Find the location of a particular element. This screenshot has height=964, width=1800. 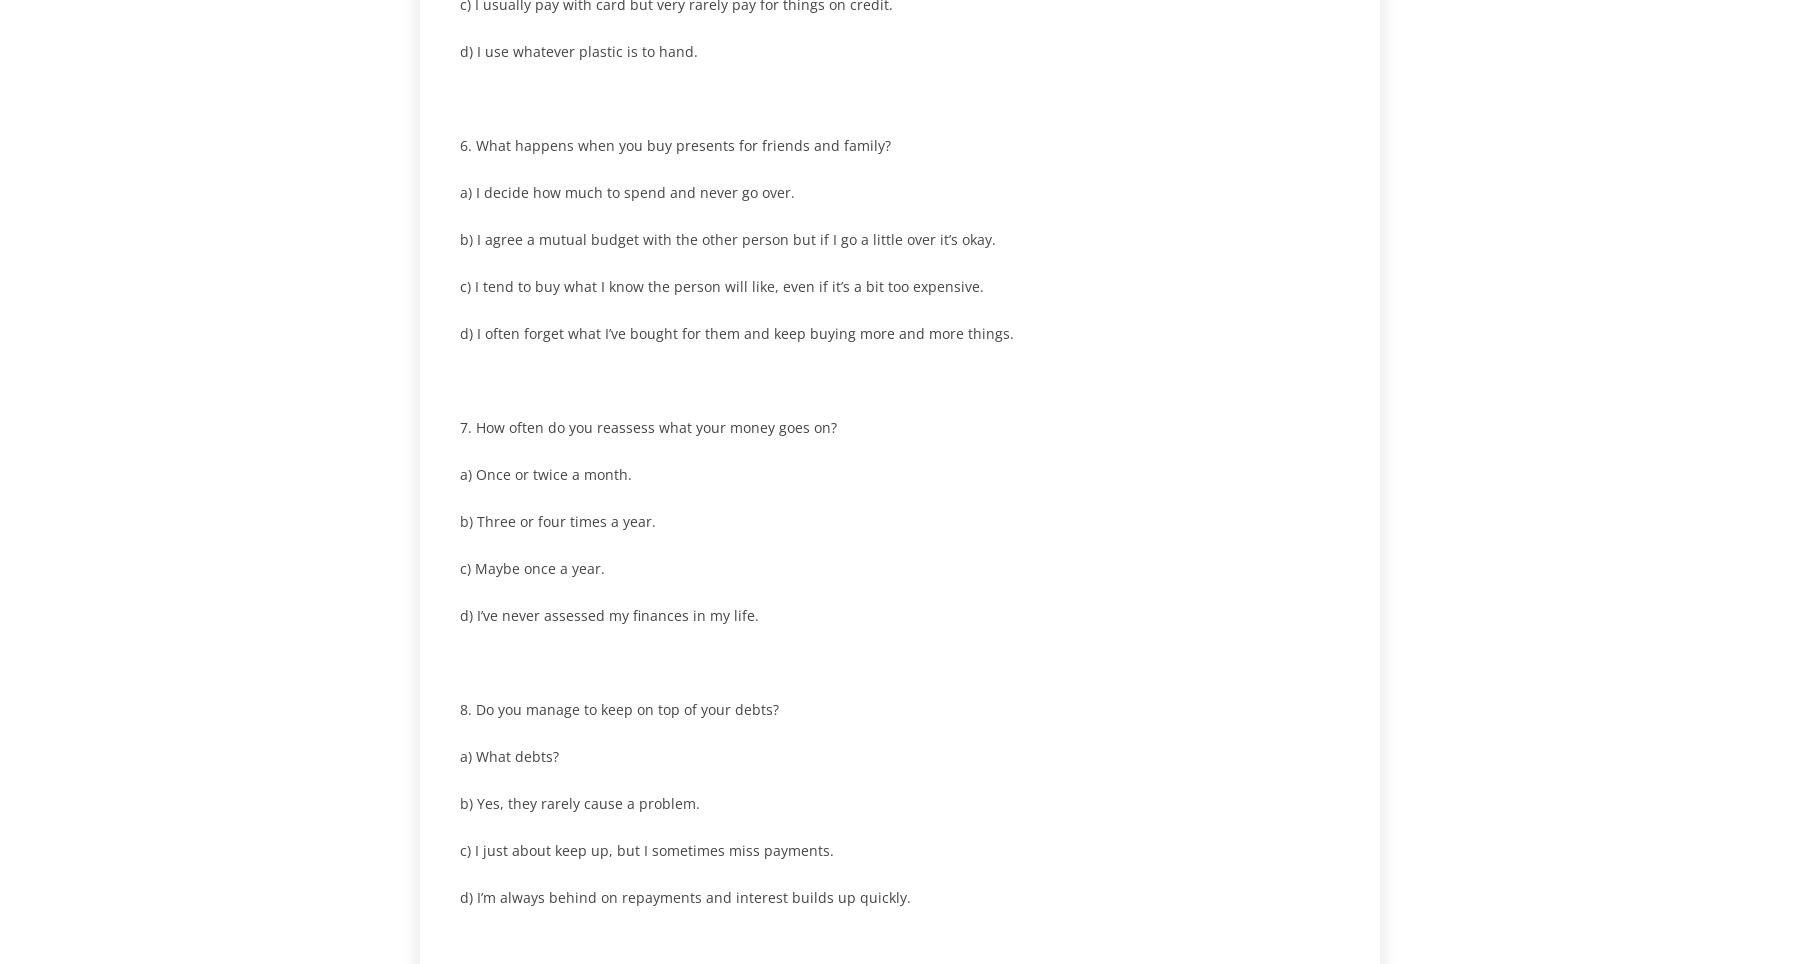

'b) Three or four times a year.' is located at coordinates (557, 519).